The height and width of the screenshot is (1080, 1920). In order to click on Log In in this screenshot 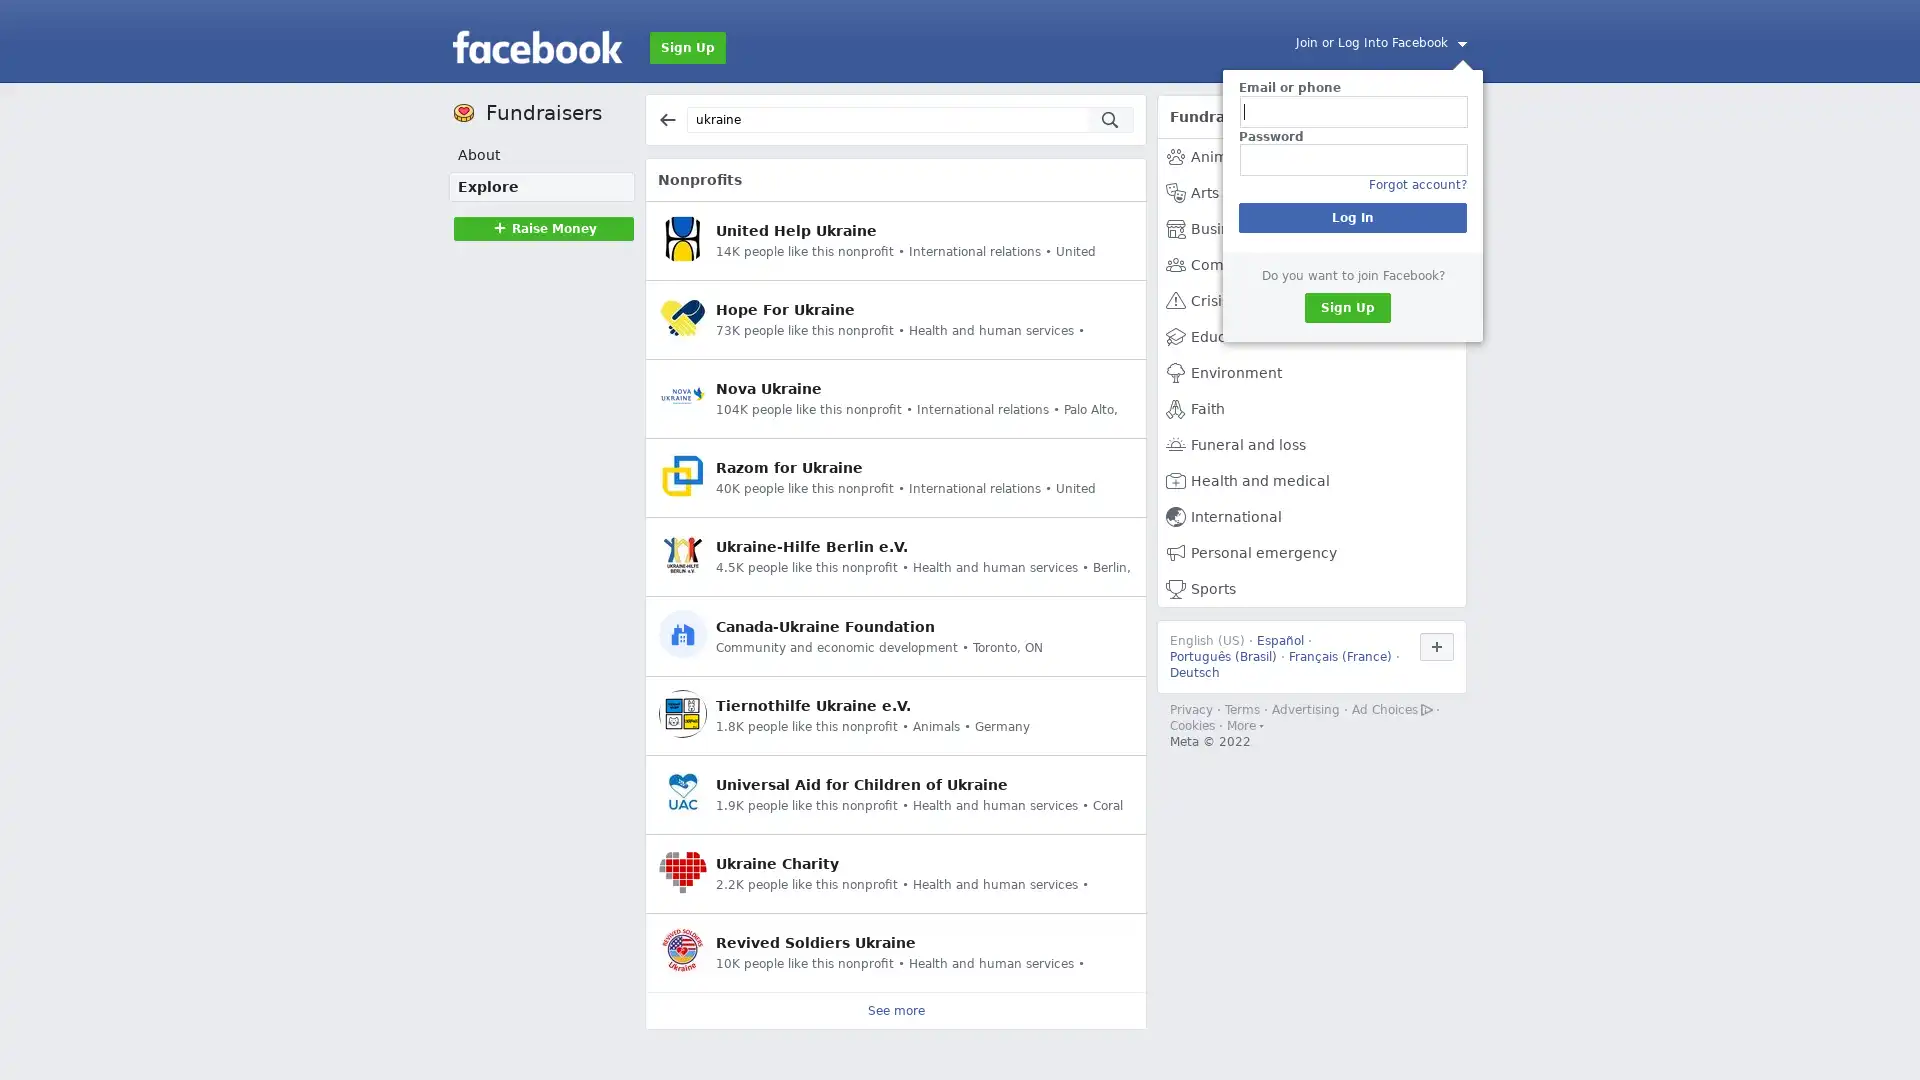, I will do `click(1353, 218)`.